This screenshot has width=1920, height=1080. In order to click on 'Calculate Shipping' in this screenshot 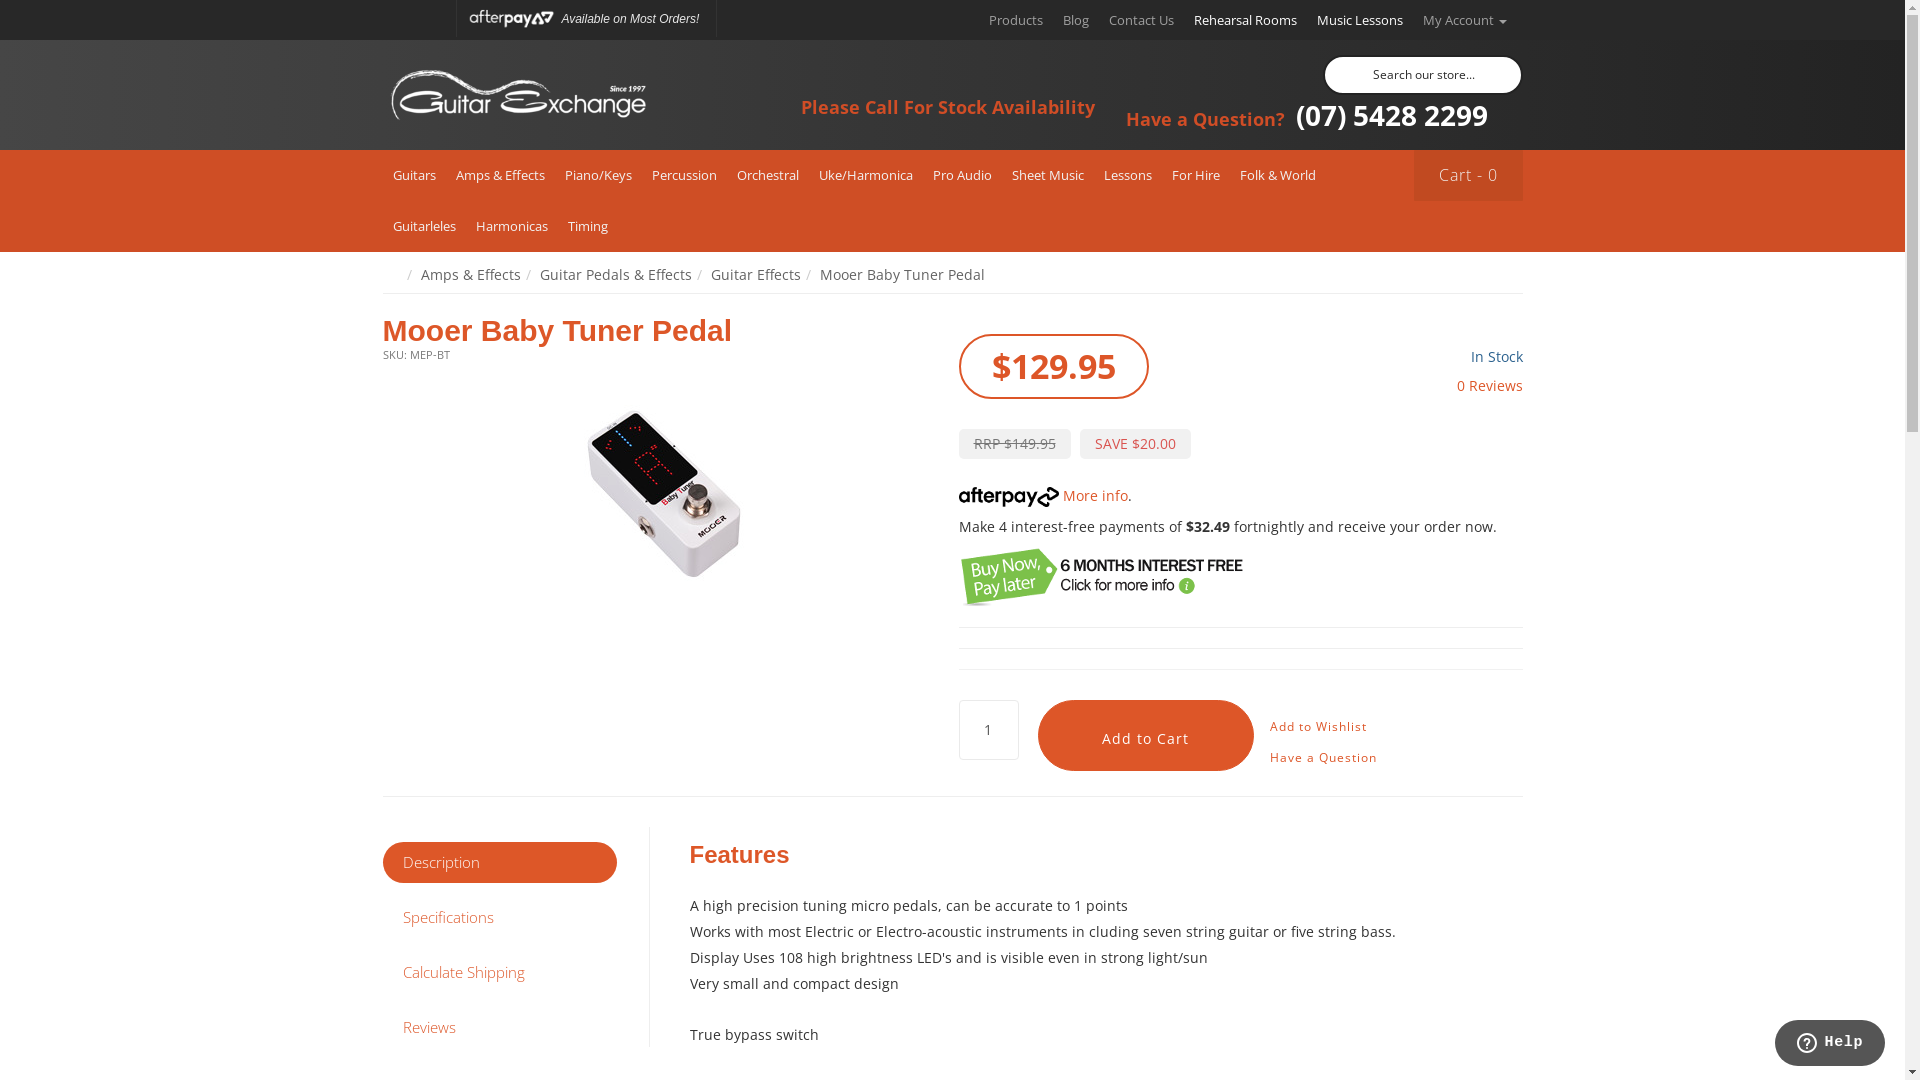, I will do `click(499, 971)`.